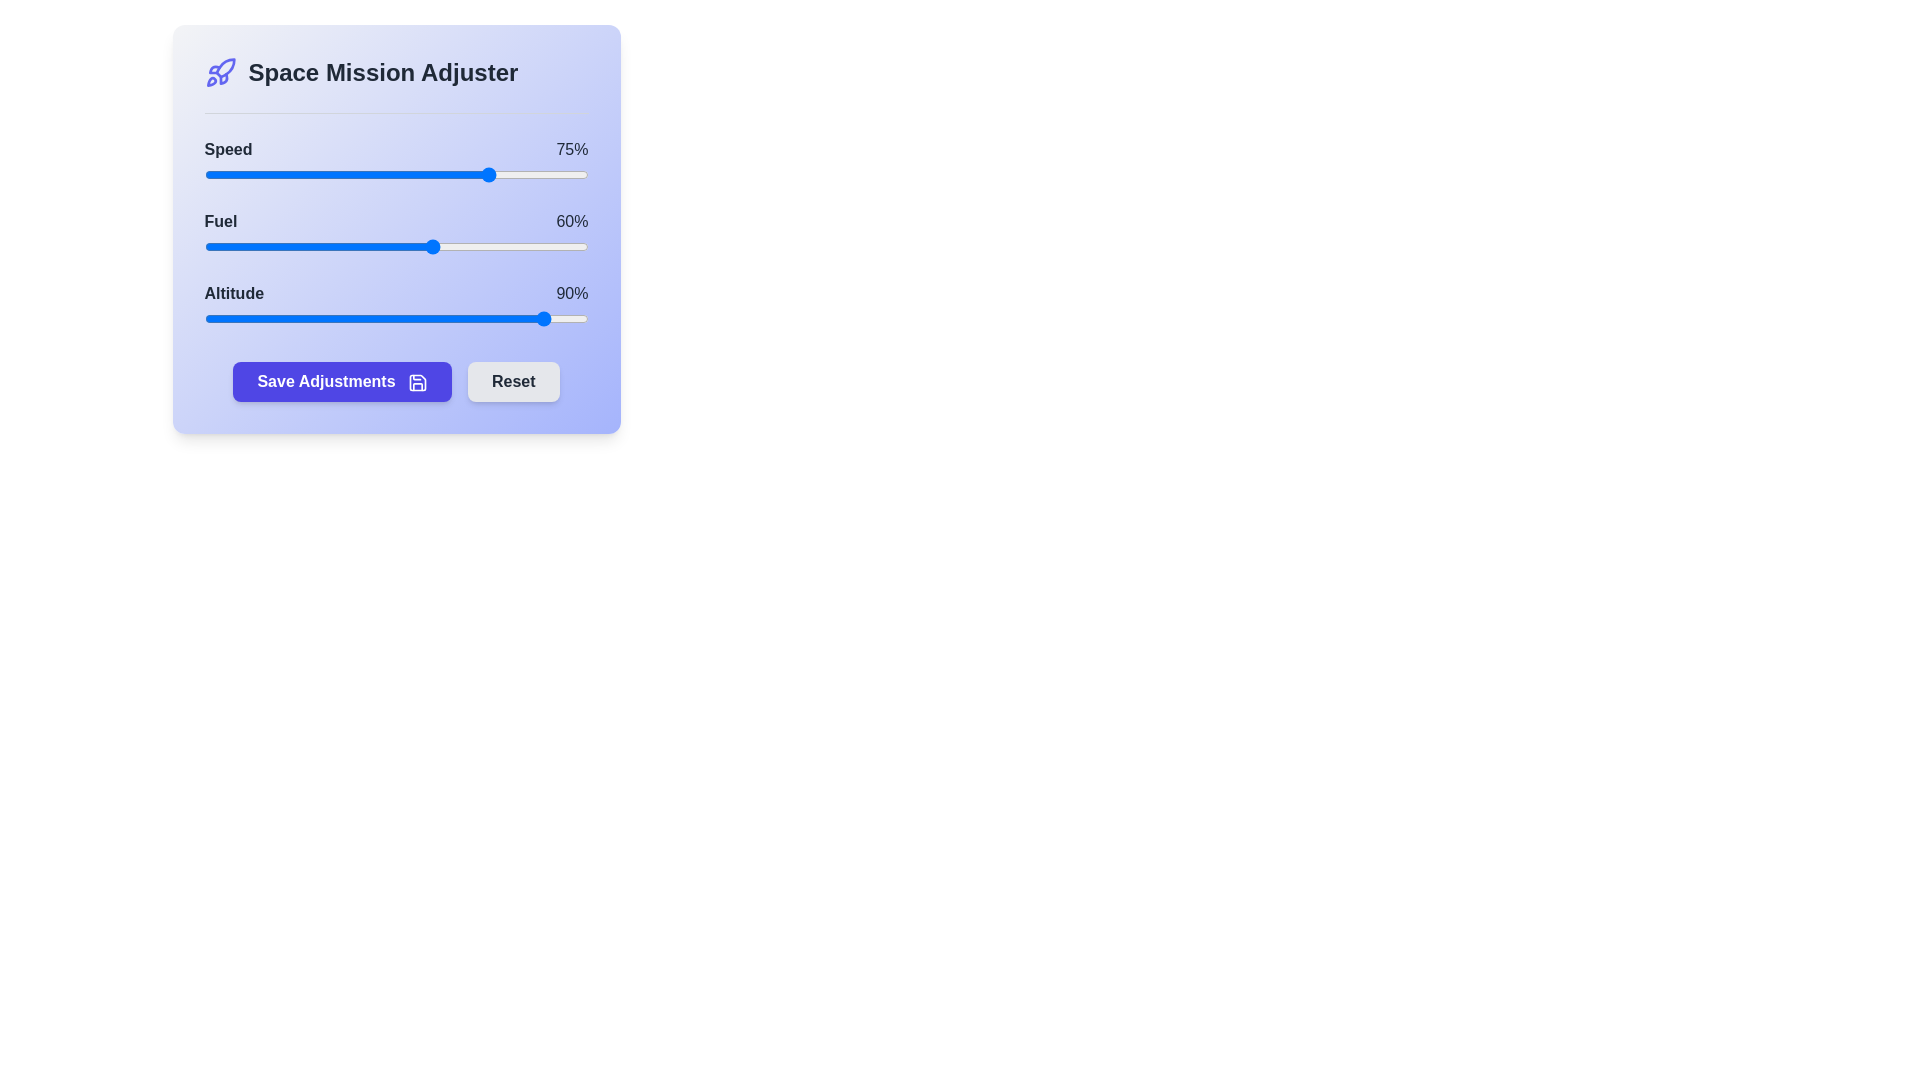 The width and height of the screenshot is (1920, 1080). I want to click on the 1 slider to 13%, so click(253, 245).